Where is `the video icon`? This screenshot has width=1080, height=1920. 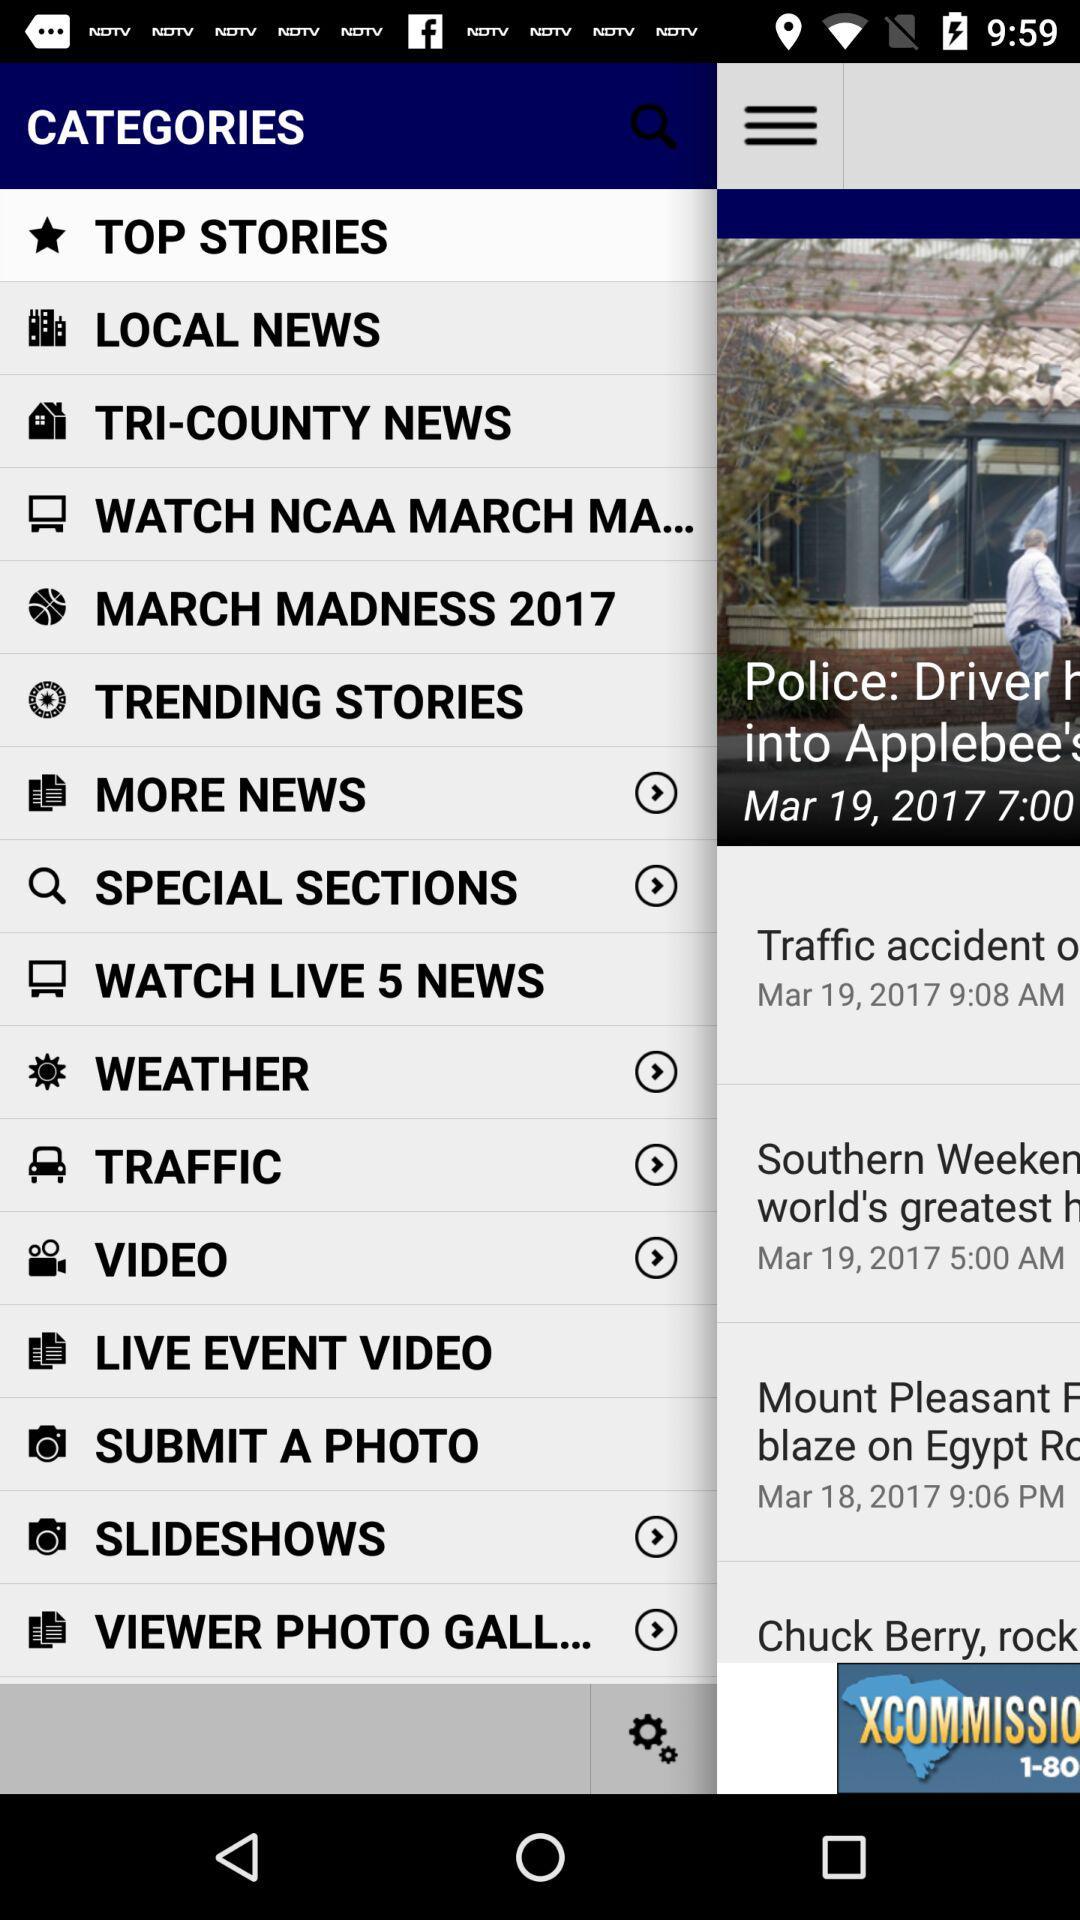
the video icon is located at coordinates (45, 1256).